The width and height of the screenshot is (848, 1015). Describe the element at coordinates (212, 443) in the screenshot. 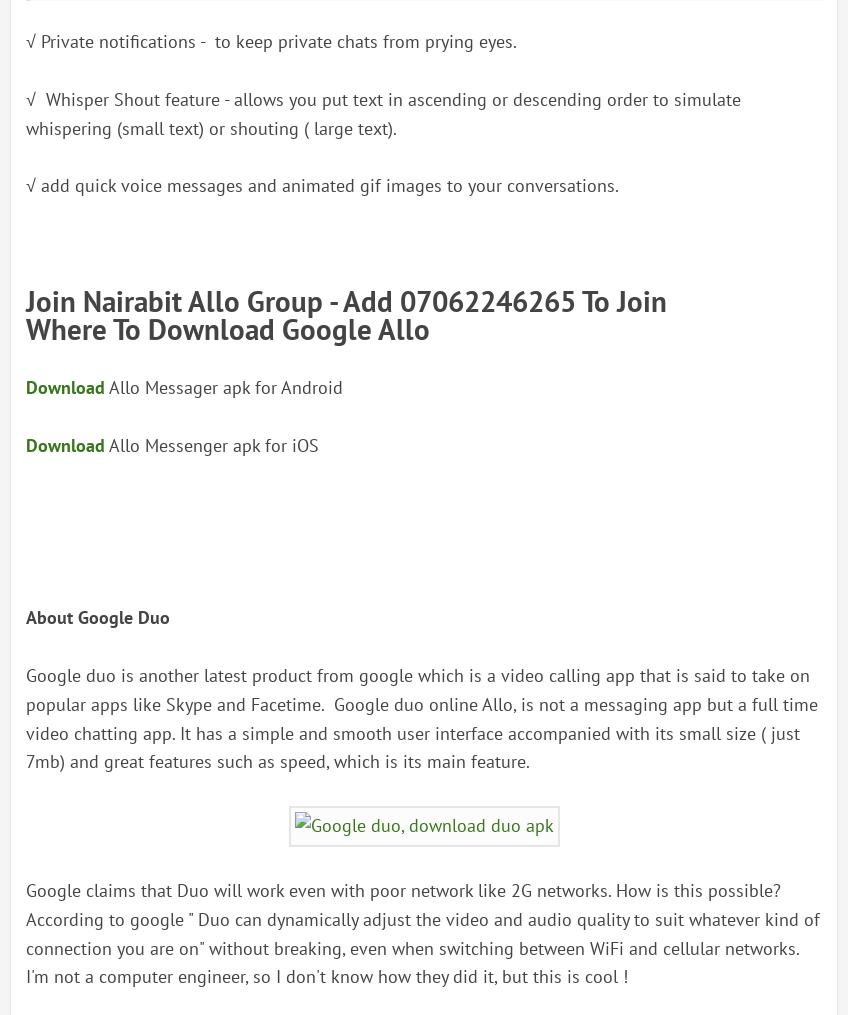

I see `'Allo Messenger apk for iOS'` at that location.